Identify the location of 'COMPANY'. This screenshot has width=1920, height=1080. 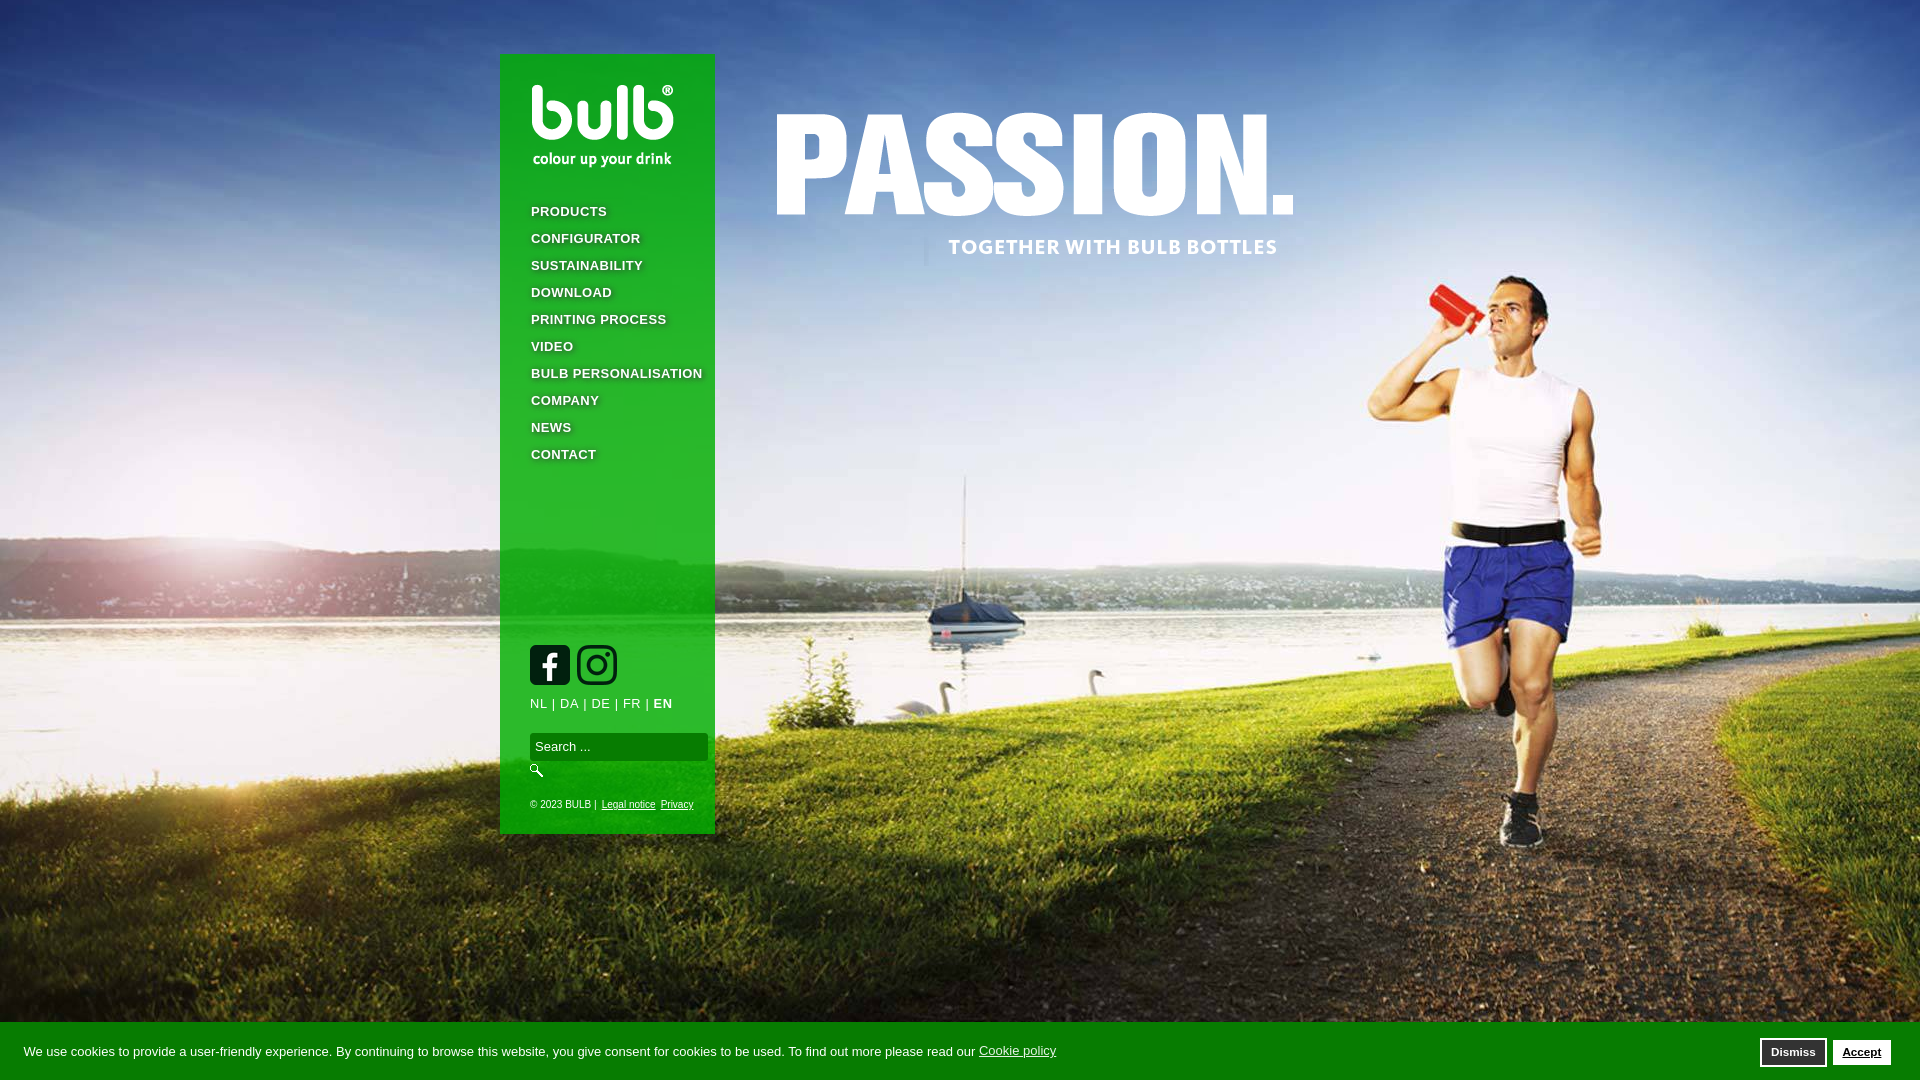
(606, 400).